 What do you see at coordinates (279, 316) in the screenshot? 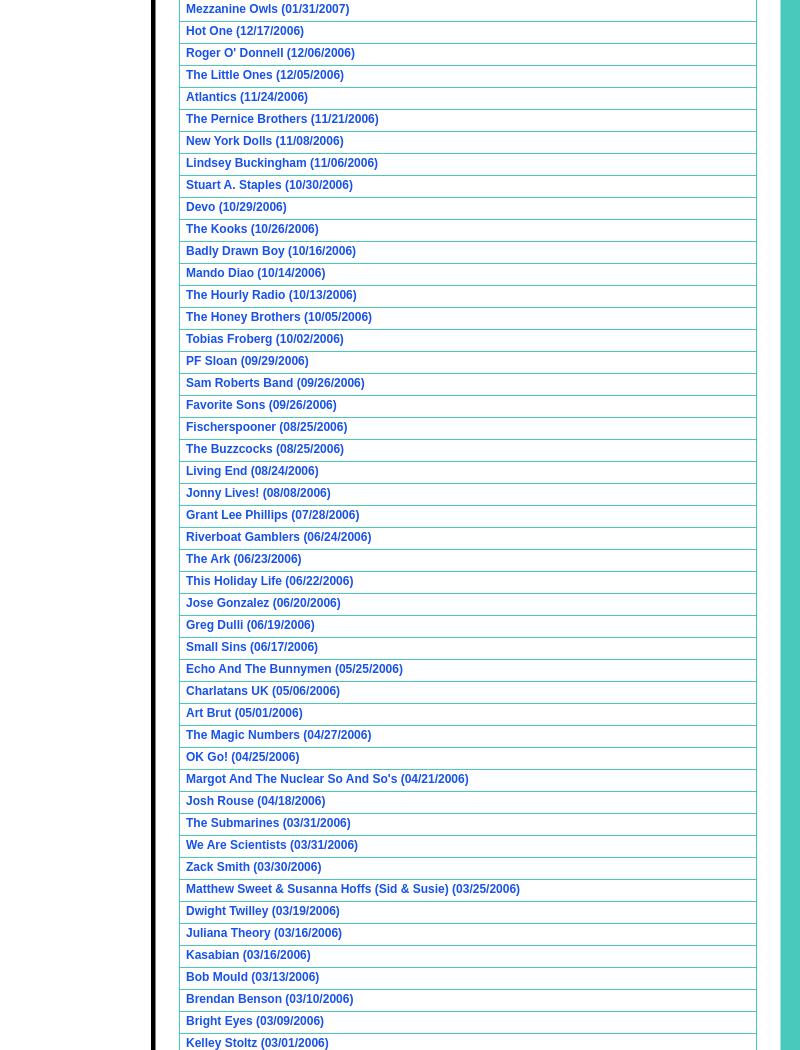
I see `'The Honey Brothers (10/05/2006)'` at bounding box center [279, 316].